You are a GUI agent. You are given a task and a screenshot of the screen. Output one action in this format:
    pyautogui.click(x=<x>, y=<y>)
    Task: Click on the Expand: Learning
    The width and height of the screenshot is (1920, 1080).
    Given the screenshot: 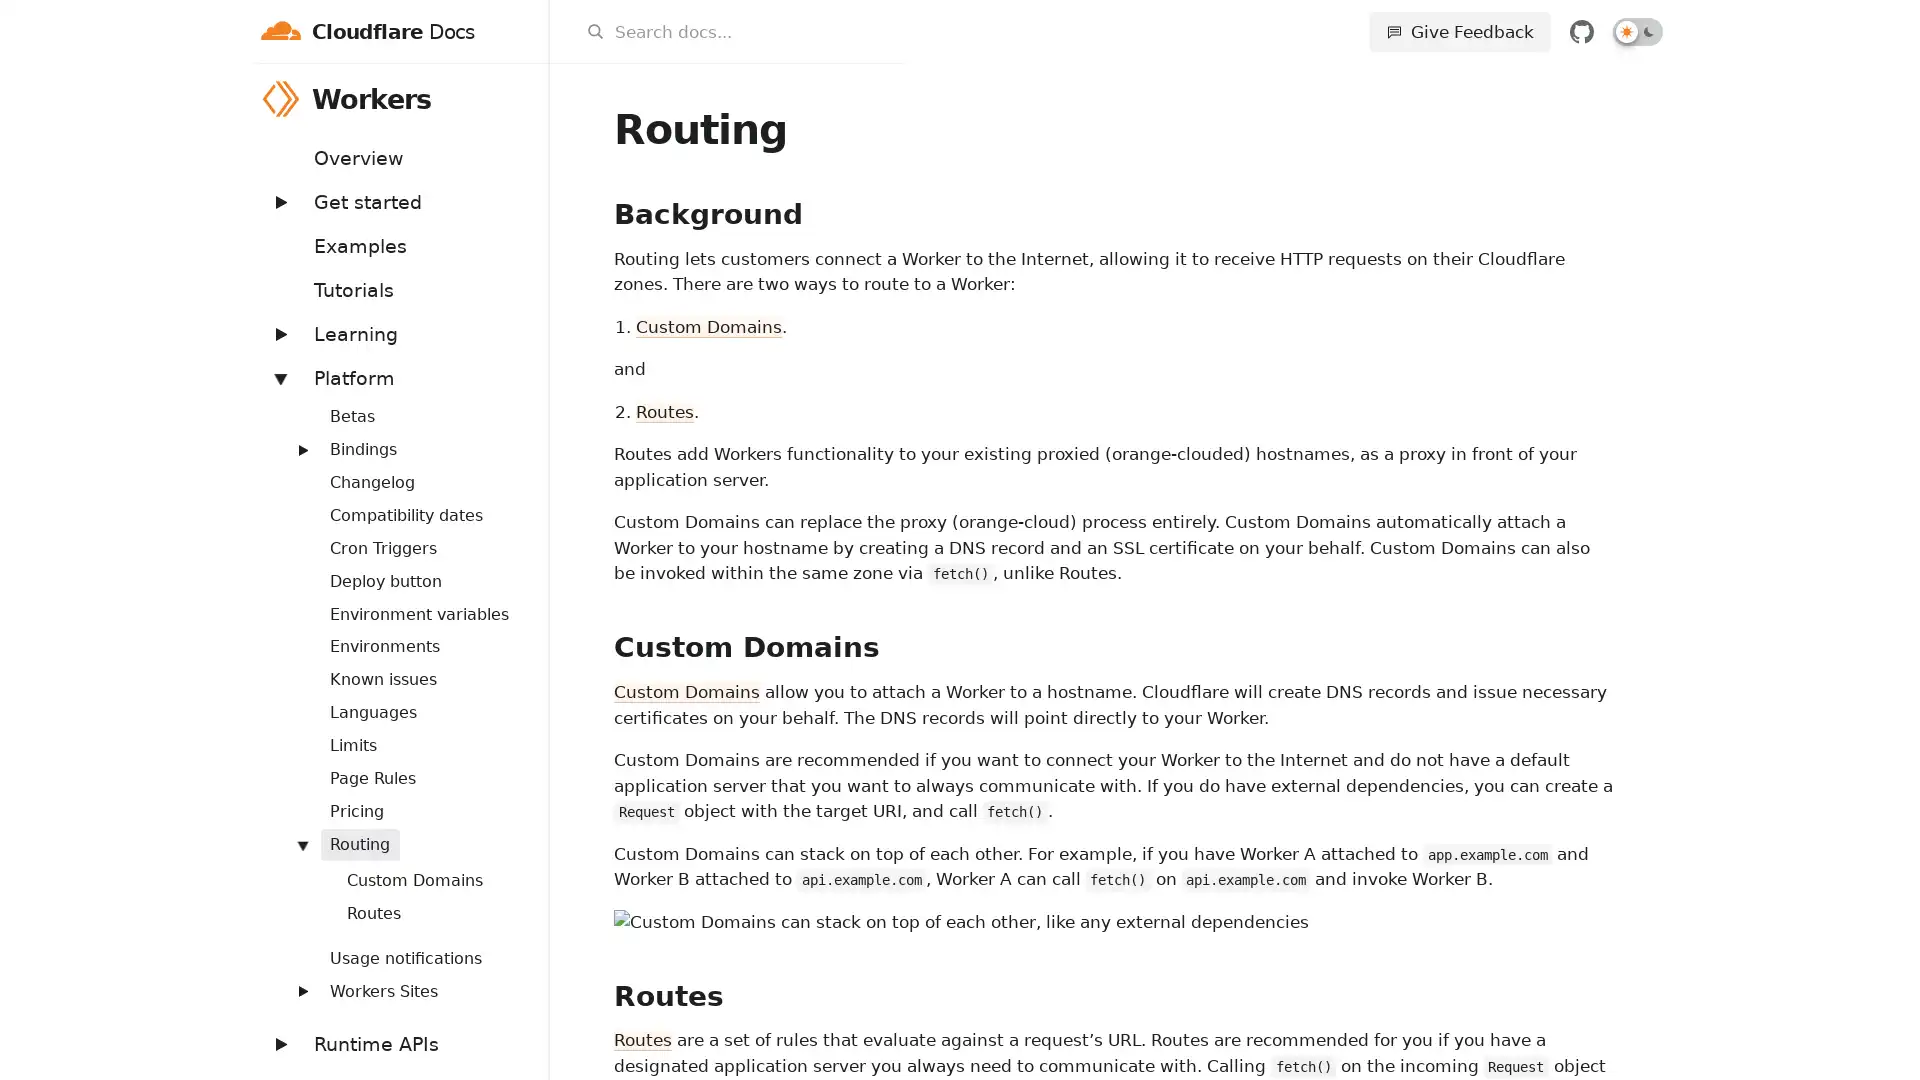 What is the action you would take?
    pyautogui.click(x=278, y=332)
    